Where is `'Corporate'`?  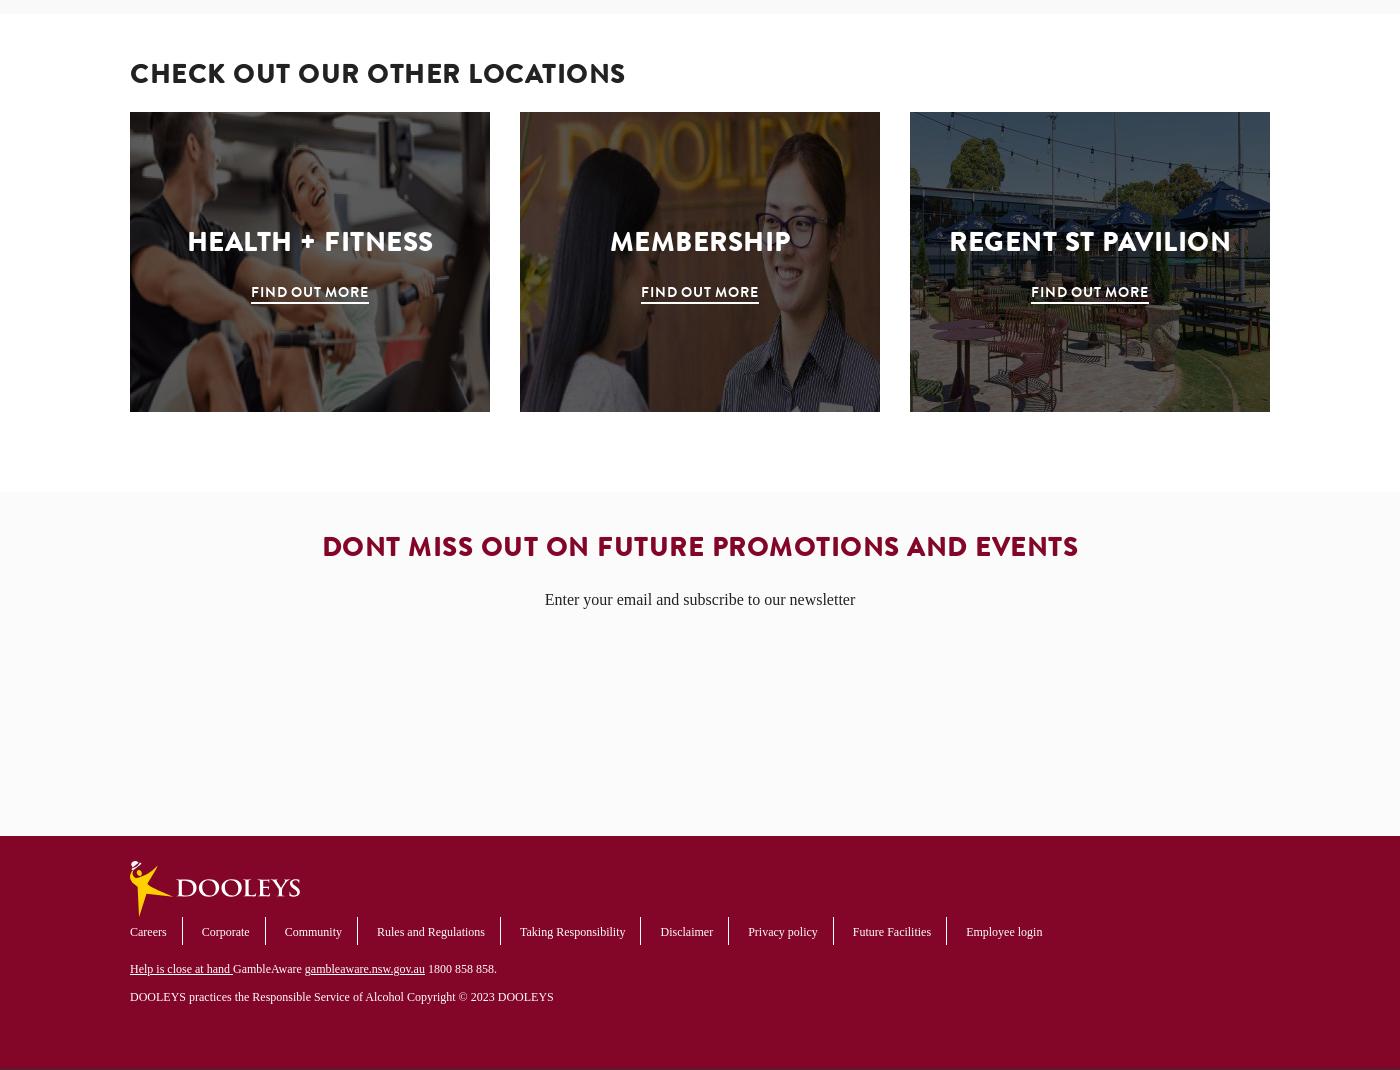
'Corporate' is located at coordinates (224, 930).